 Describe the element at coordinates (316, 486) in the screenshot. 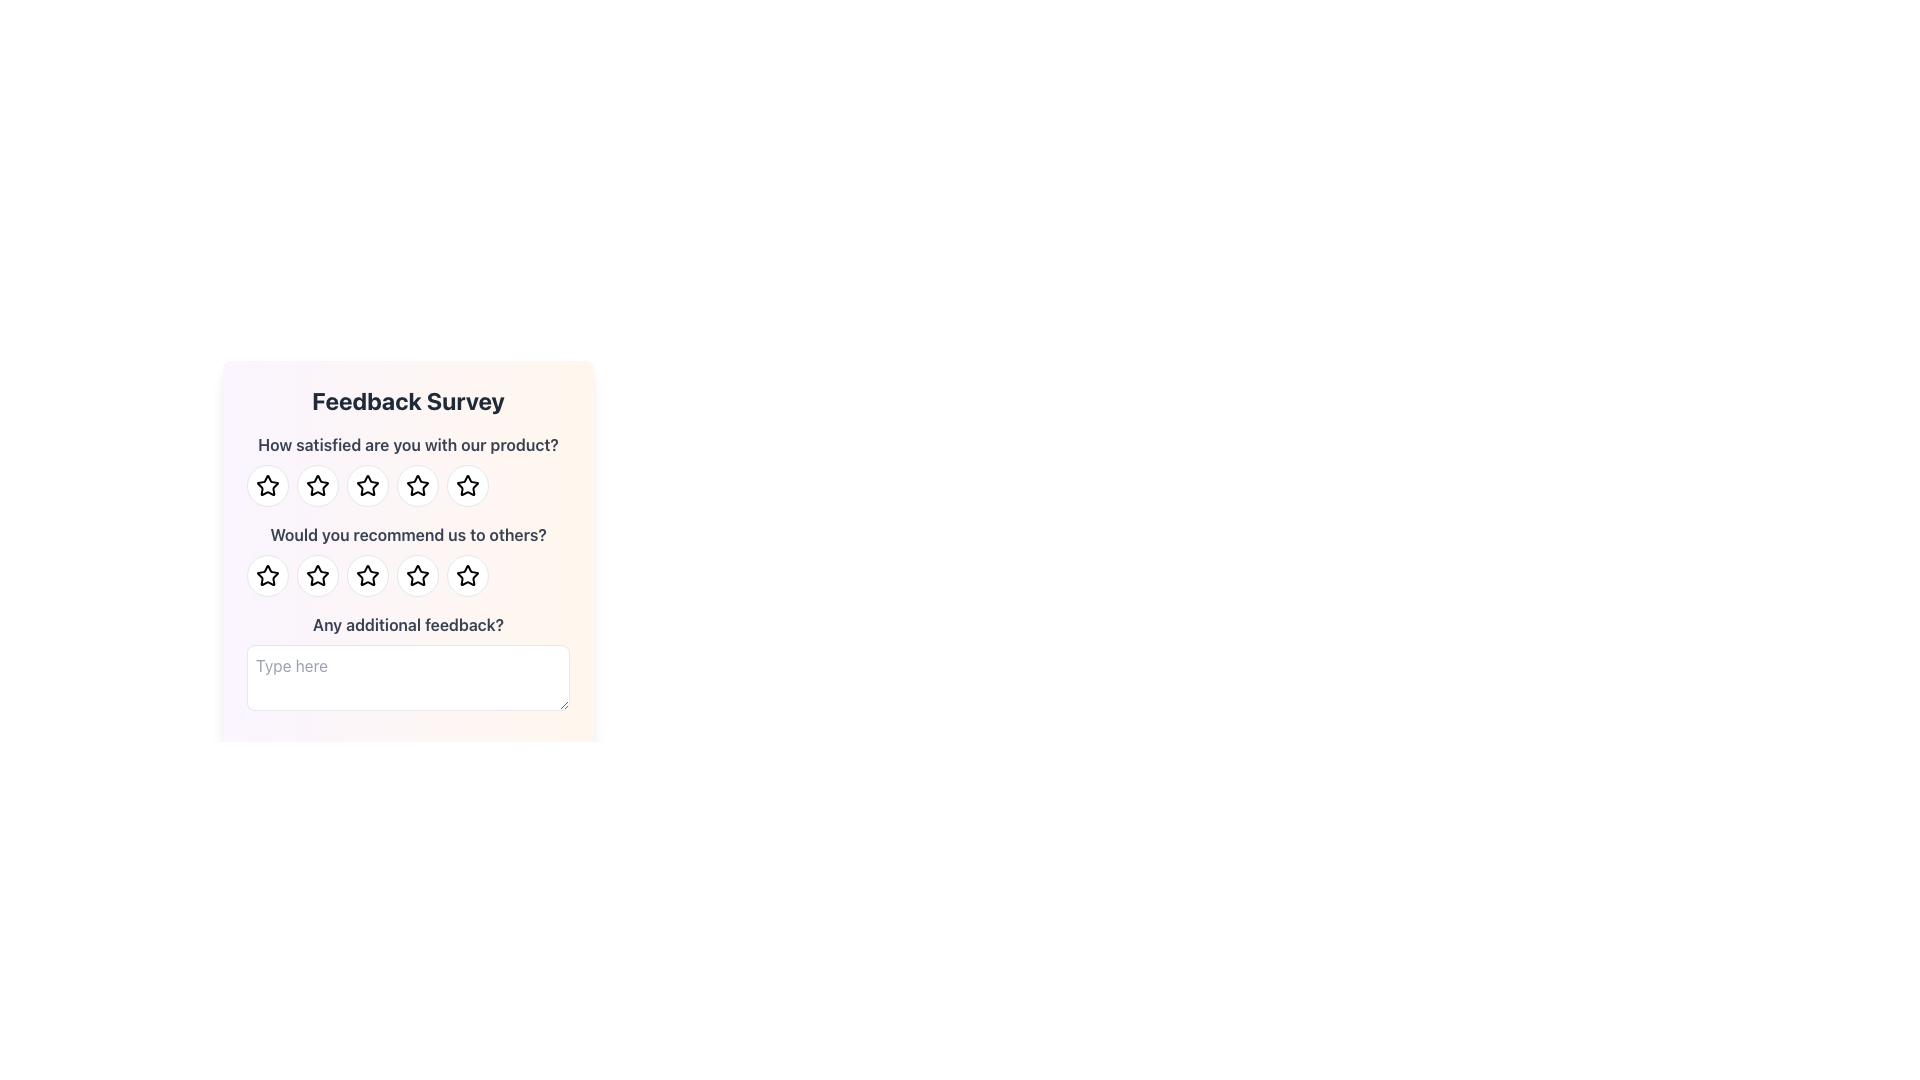

I see `the circular button with a black outlined star icon` at that location.